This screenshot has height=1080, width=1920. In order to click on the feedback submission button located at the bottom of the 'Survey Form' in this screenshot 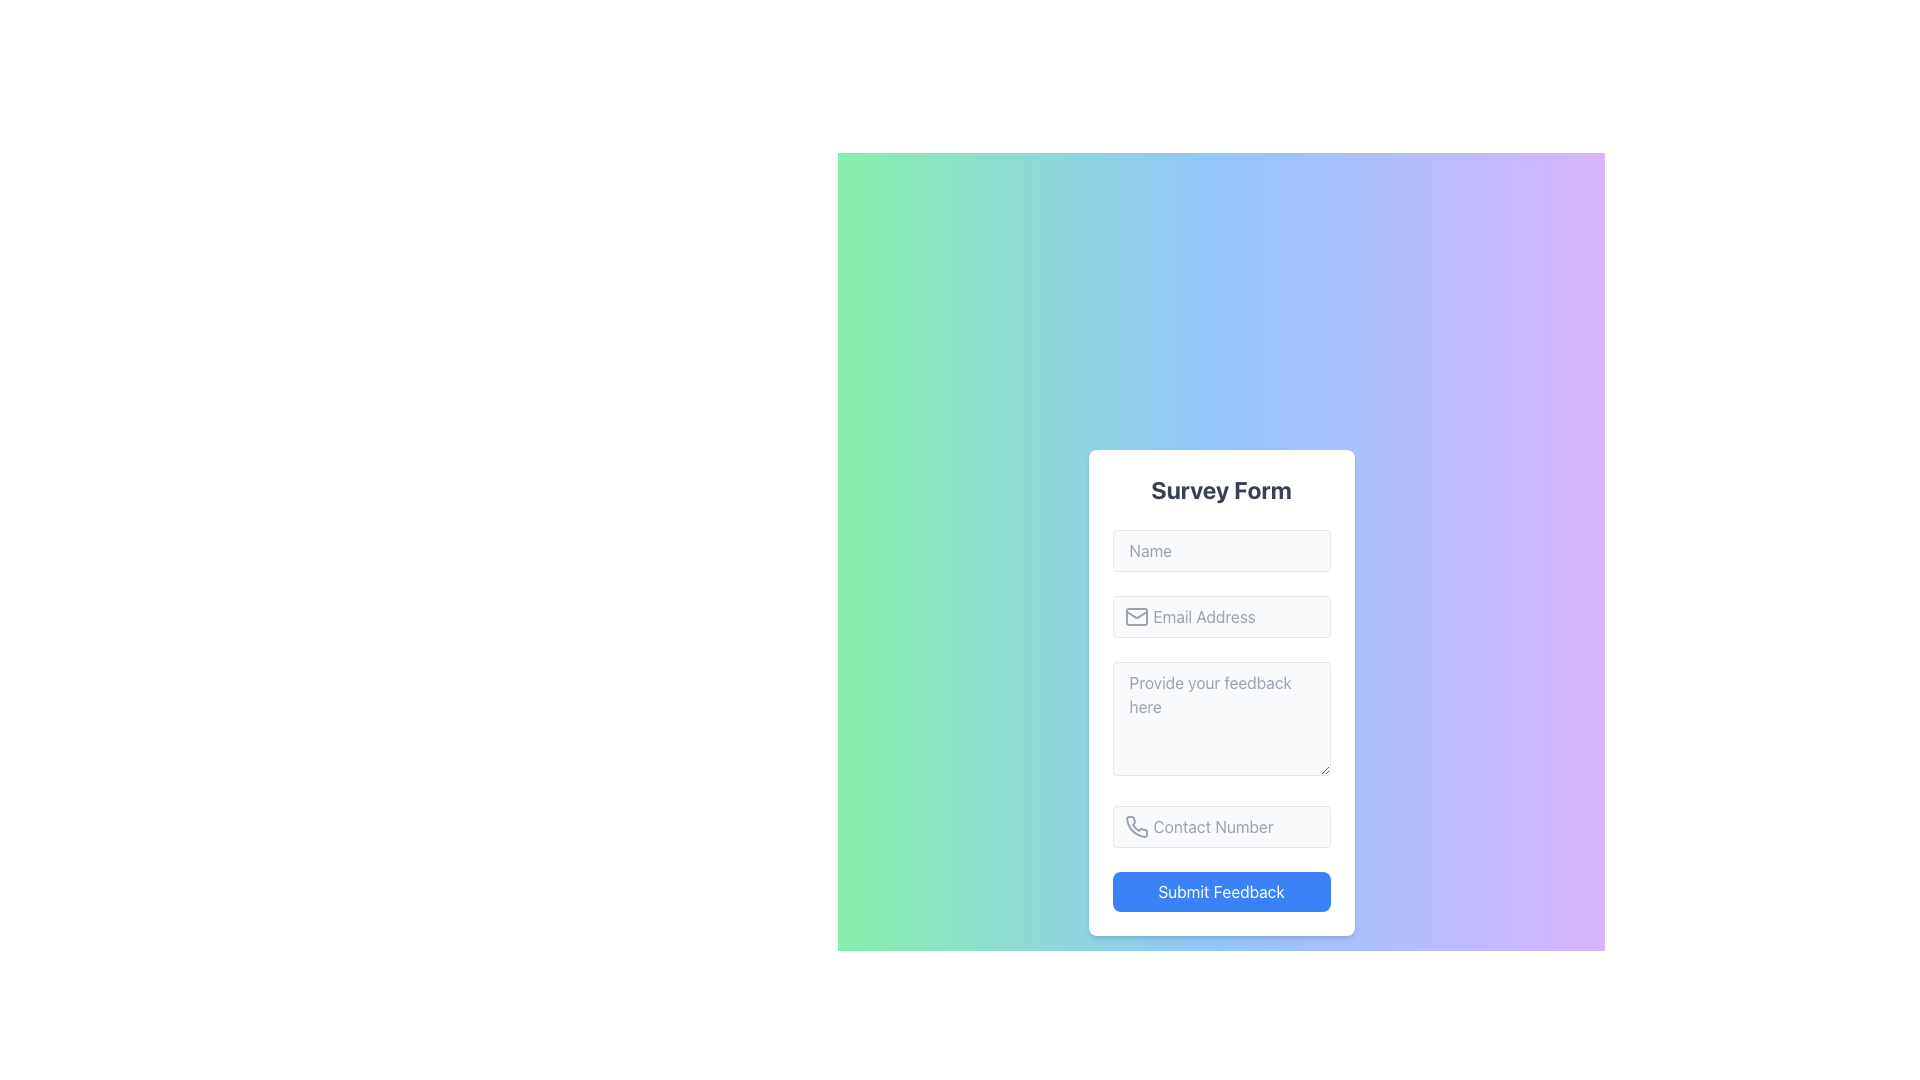, I will do `click(1220, 890)`.